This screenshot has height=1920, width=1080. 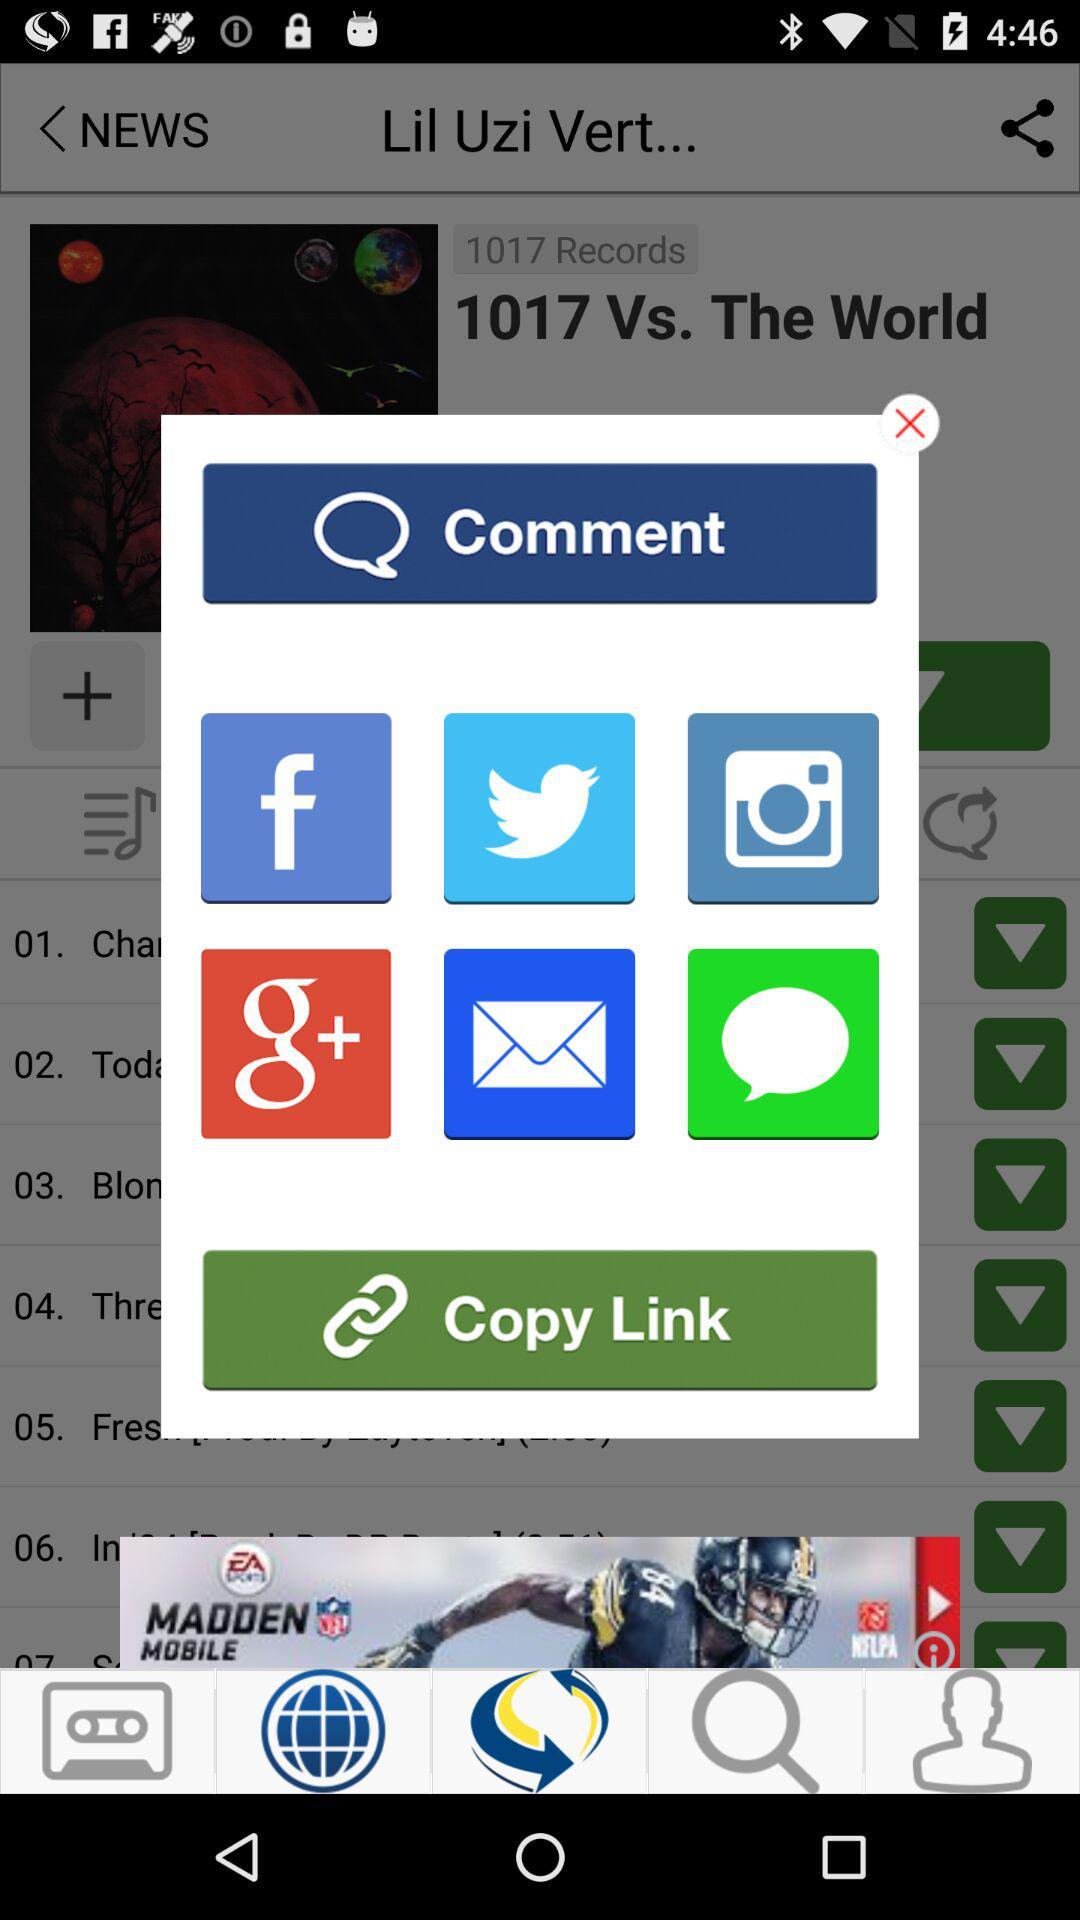 What do you see at coordinates (296, 1042) in the screenshot?
I see `click for google plus` at bounding box center [296, 1042].